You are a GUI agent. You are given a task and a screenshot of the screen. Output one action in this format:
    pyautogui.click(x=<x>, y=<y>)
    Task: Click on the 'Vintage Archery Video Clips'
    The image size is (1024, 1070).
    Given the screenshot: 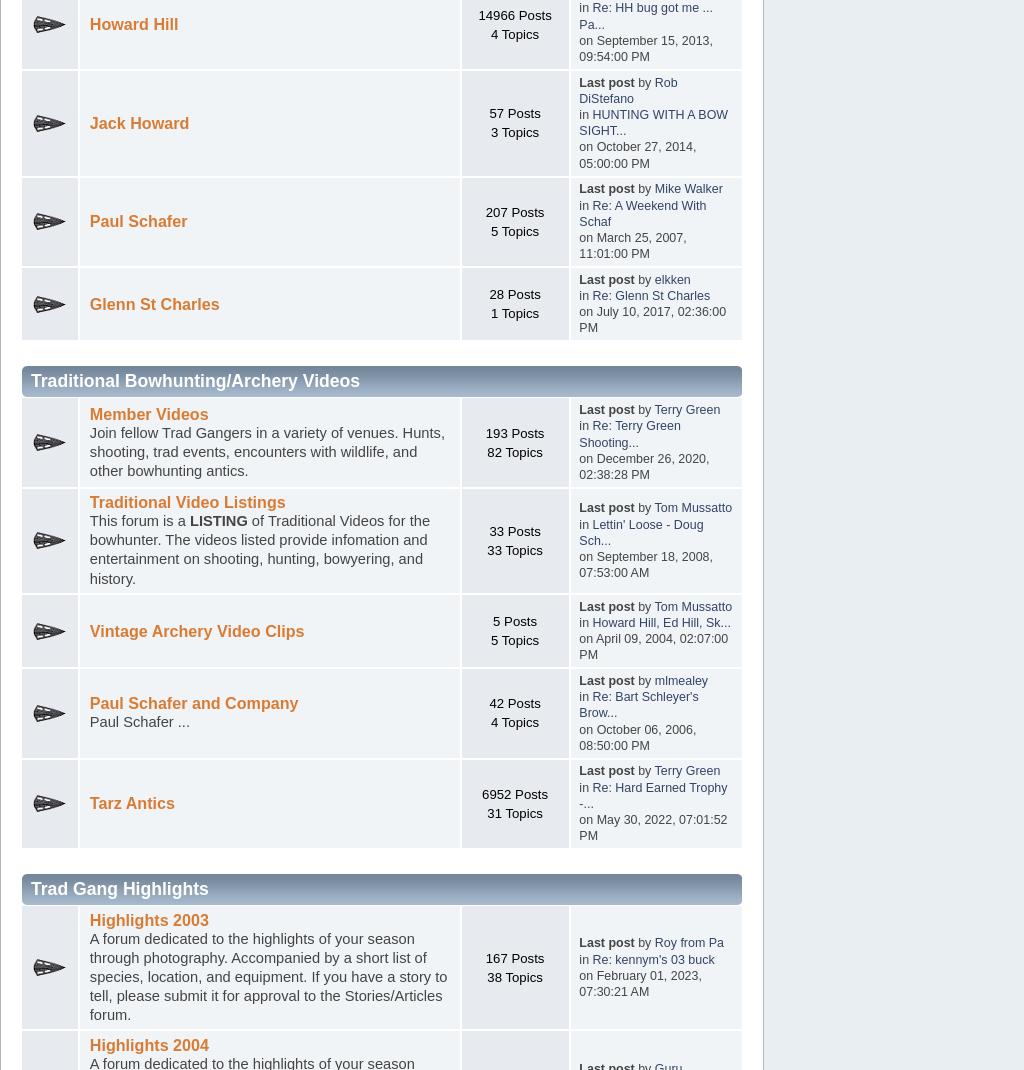 What is the action you would take?
    pyautogui.click(x=88, y=630)
    